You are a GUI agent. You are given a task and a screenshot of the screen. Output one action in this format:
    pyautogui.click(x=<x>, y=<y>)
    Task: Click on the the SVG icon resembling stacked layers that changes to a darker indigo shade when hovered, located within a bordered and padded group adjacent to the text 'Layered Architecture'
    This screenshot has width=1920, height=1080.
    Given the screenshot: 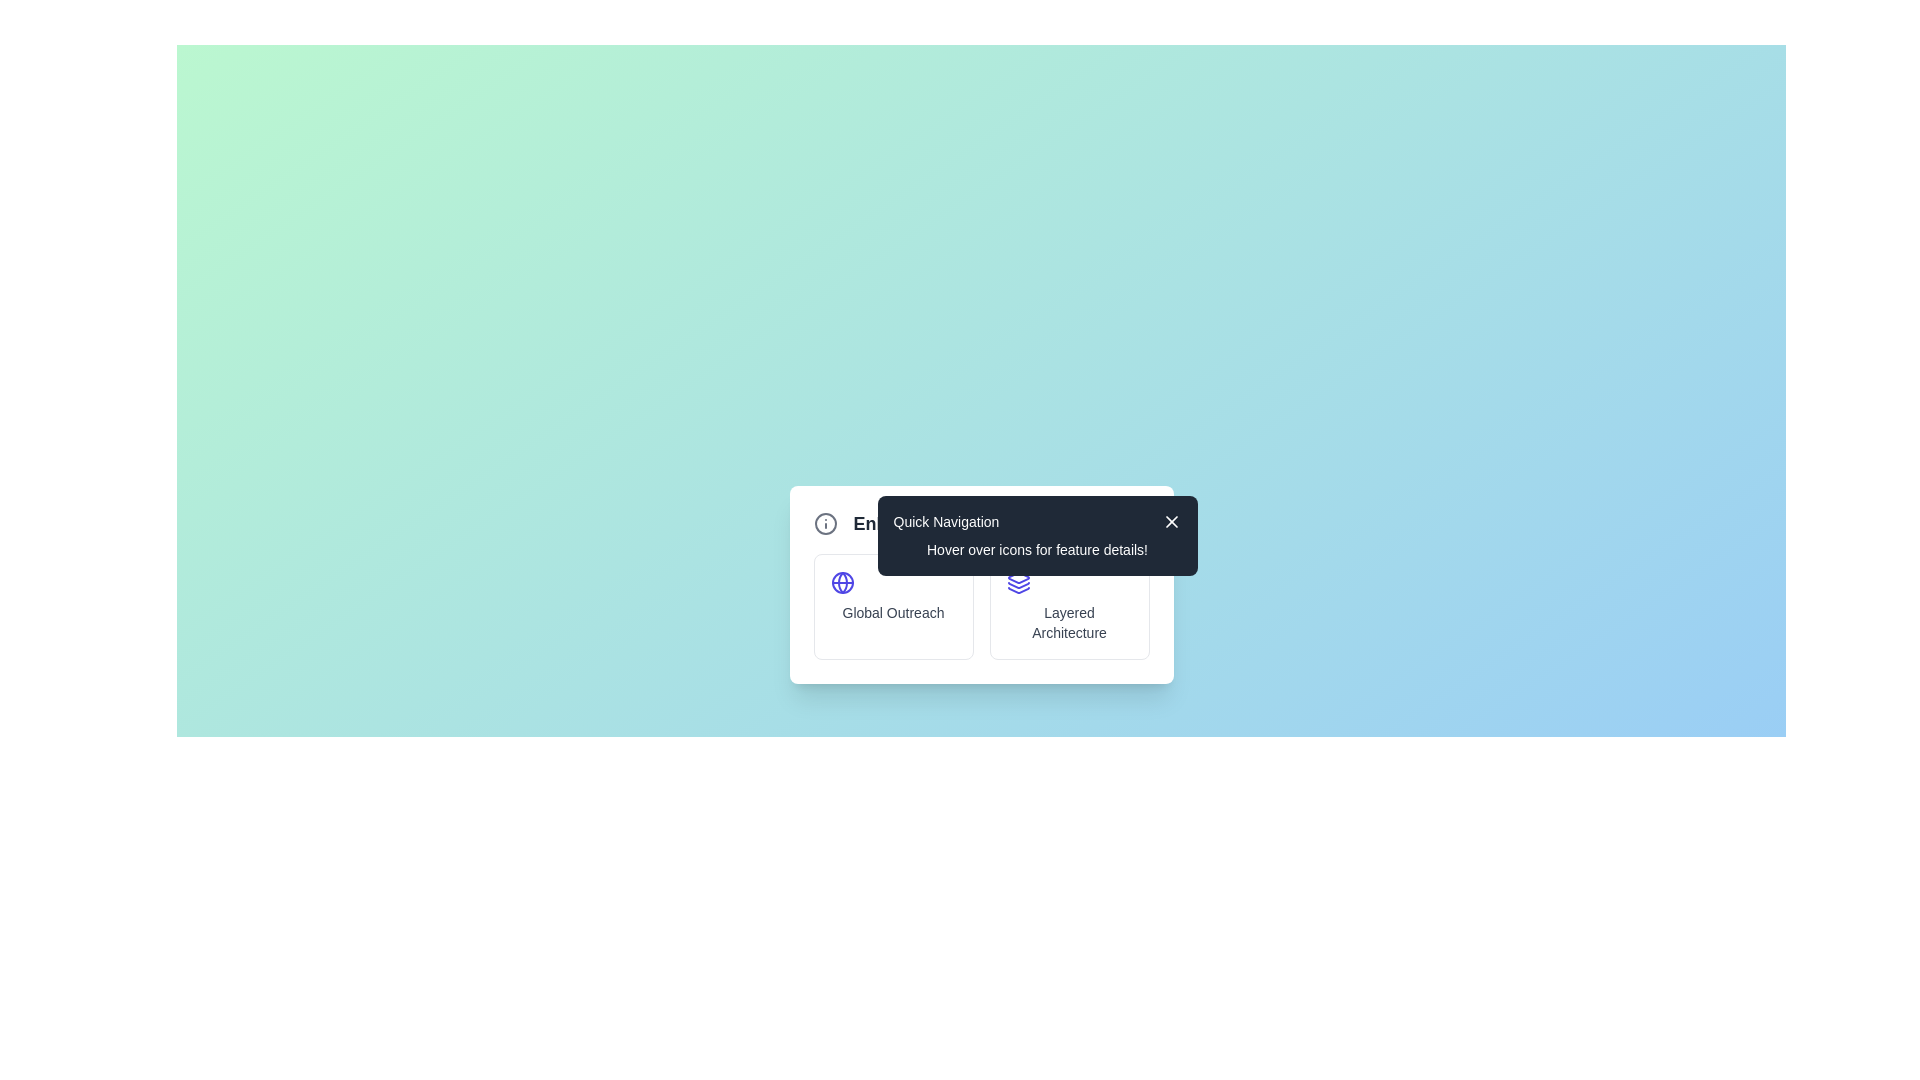 What is the action you would take?
    pyautogui.click(x=1018, y=582)
    